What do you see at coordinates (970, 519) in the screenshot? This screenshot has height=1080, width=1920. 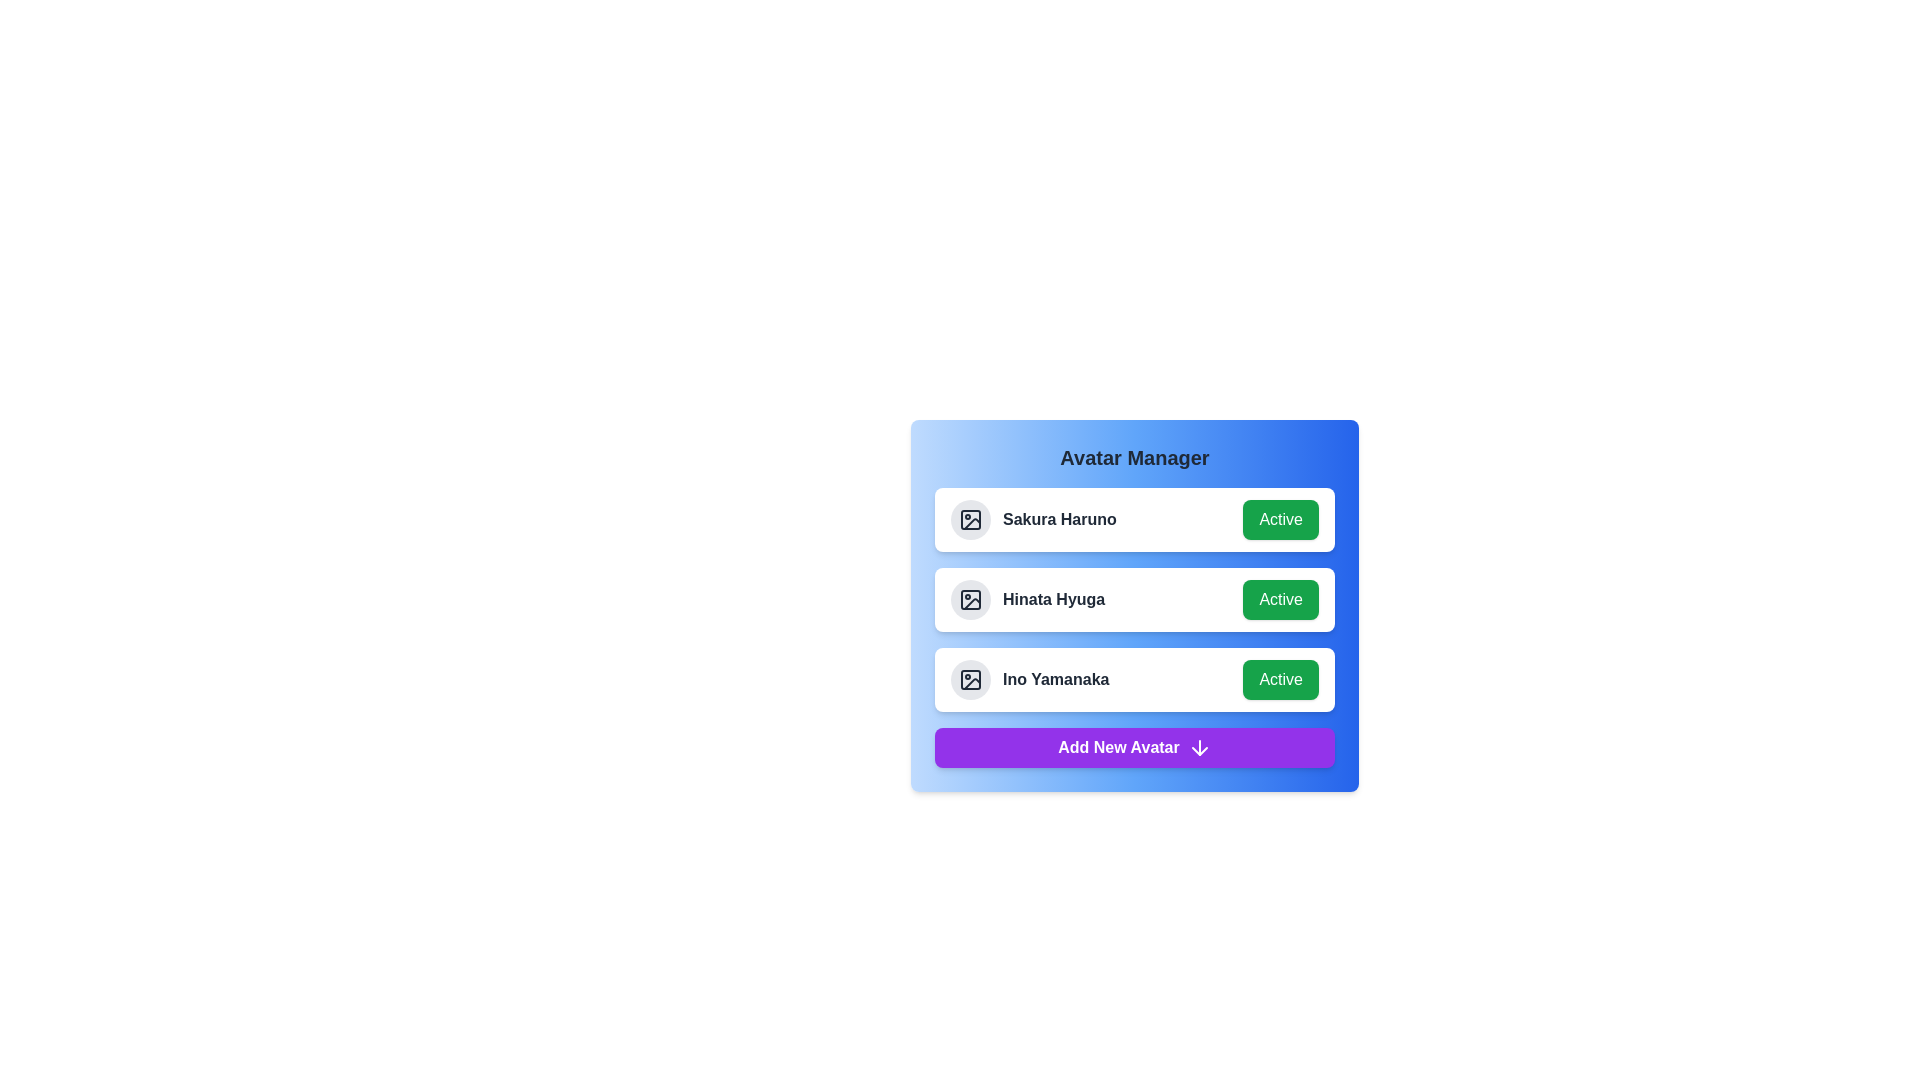 I see `the avatar icon representing 'Sakura Haruno', which is located to the left of the text within a light gray circular background` at bounding box center [970, 519].